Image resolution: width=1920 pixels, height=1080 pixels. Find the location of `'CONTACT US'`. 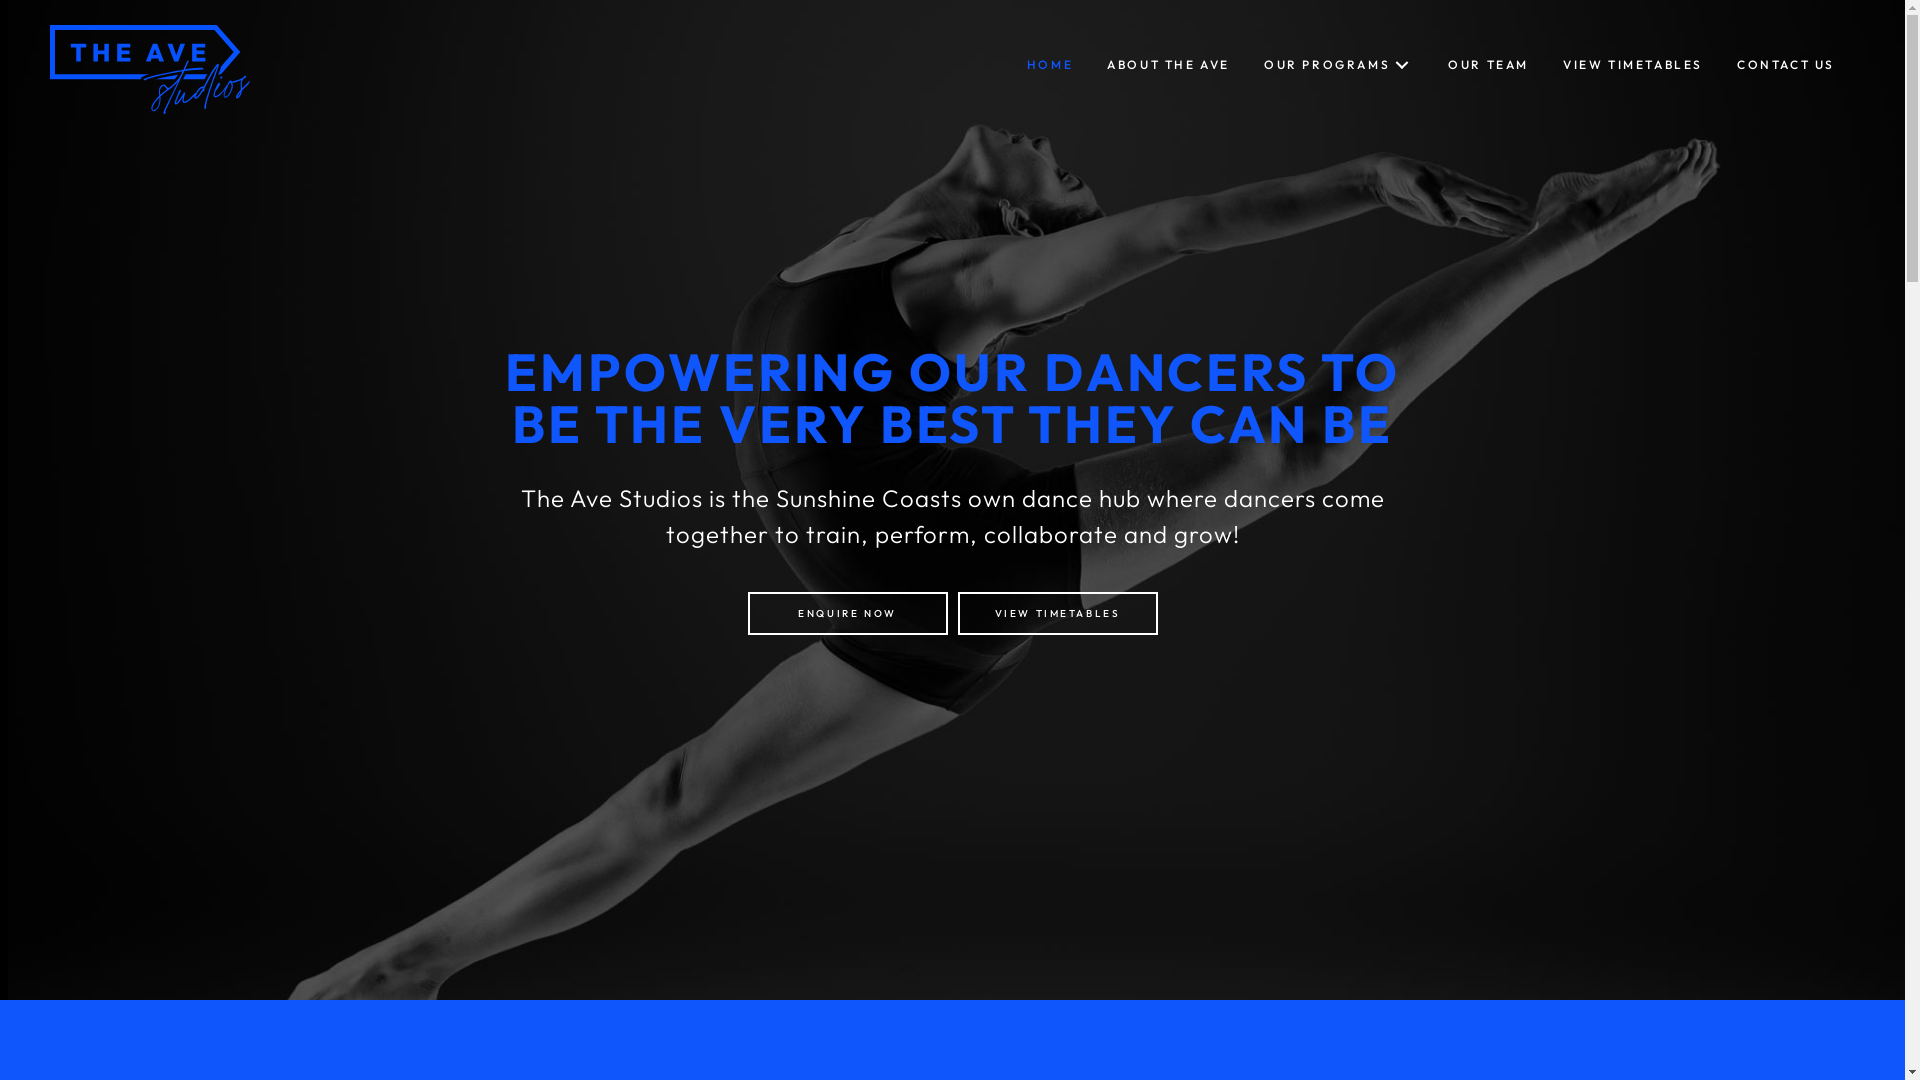

'CONTACT US' is located at coordinates (1785, 64).